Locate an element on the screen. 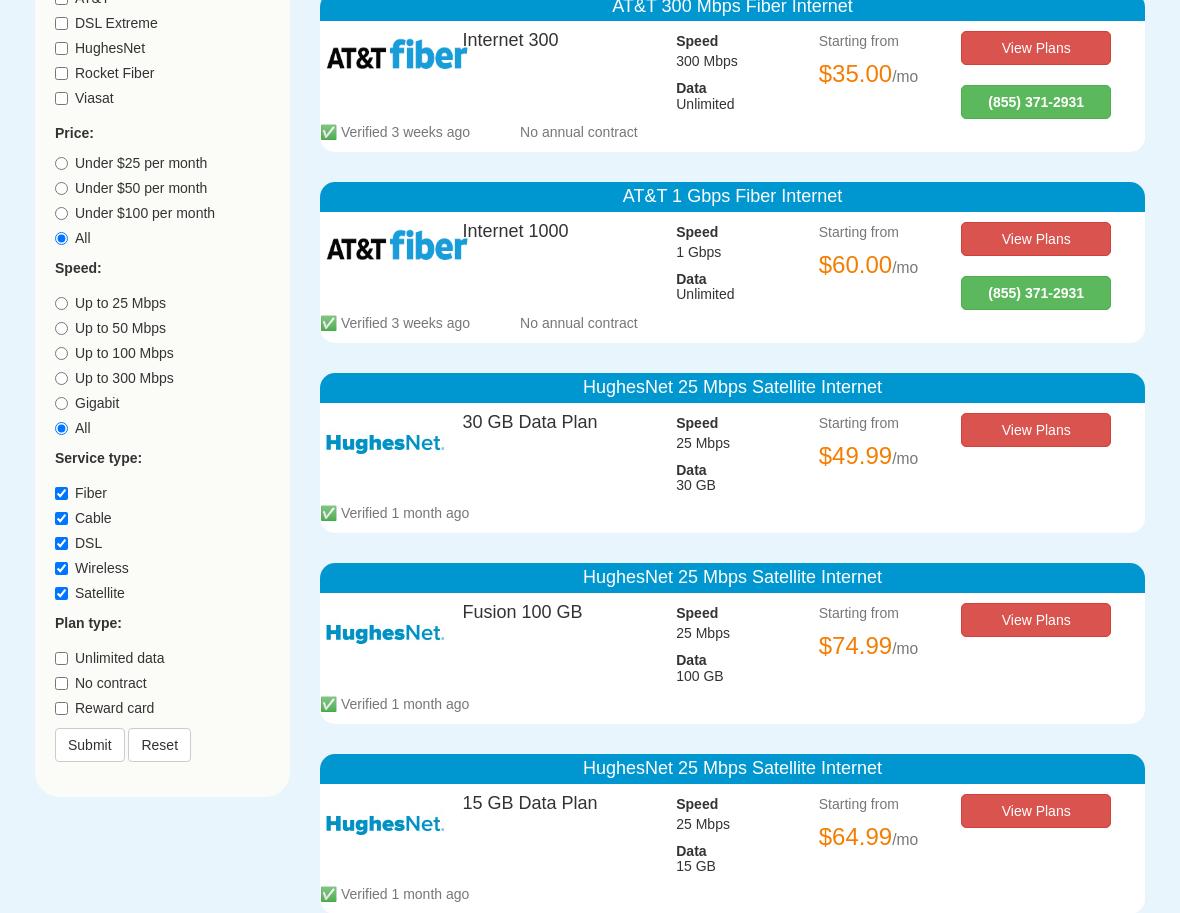 The width and height of the screenshot is (1180, 913). 'Wireless' is located at coordinates (100, 565).